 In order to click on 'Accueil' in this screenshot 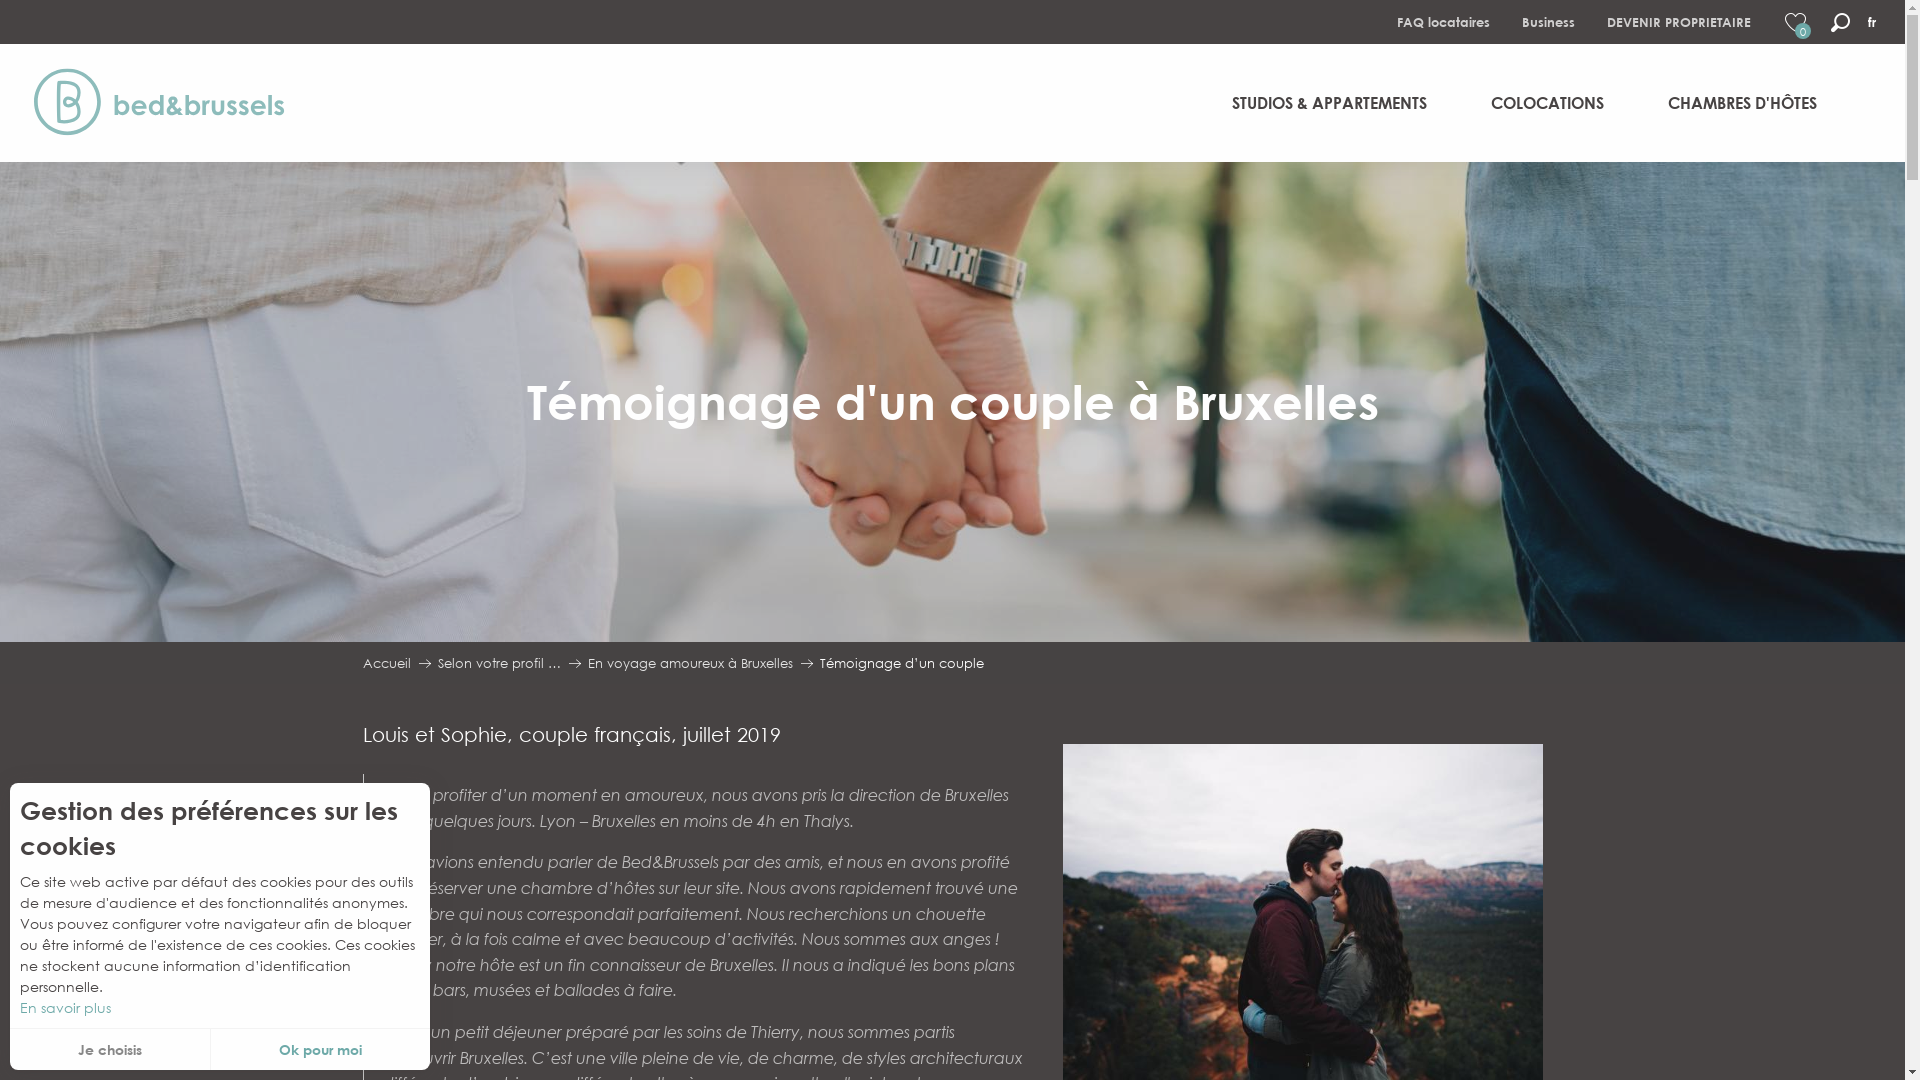, I will do `click(361, 663)`.